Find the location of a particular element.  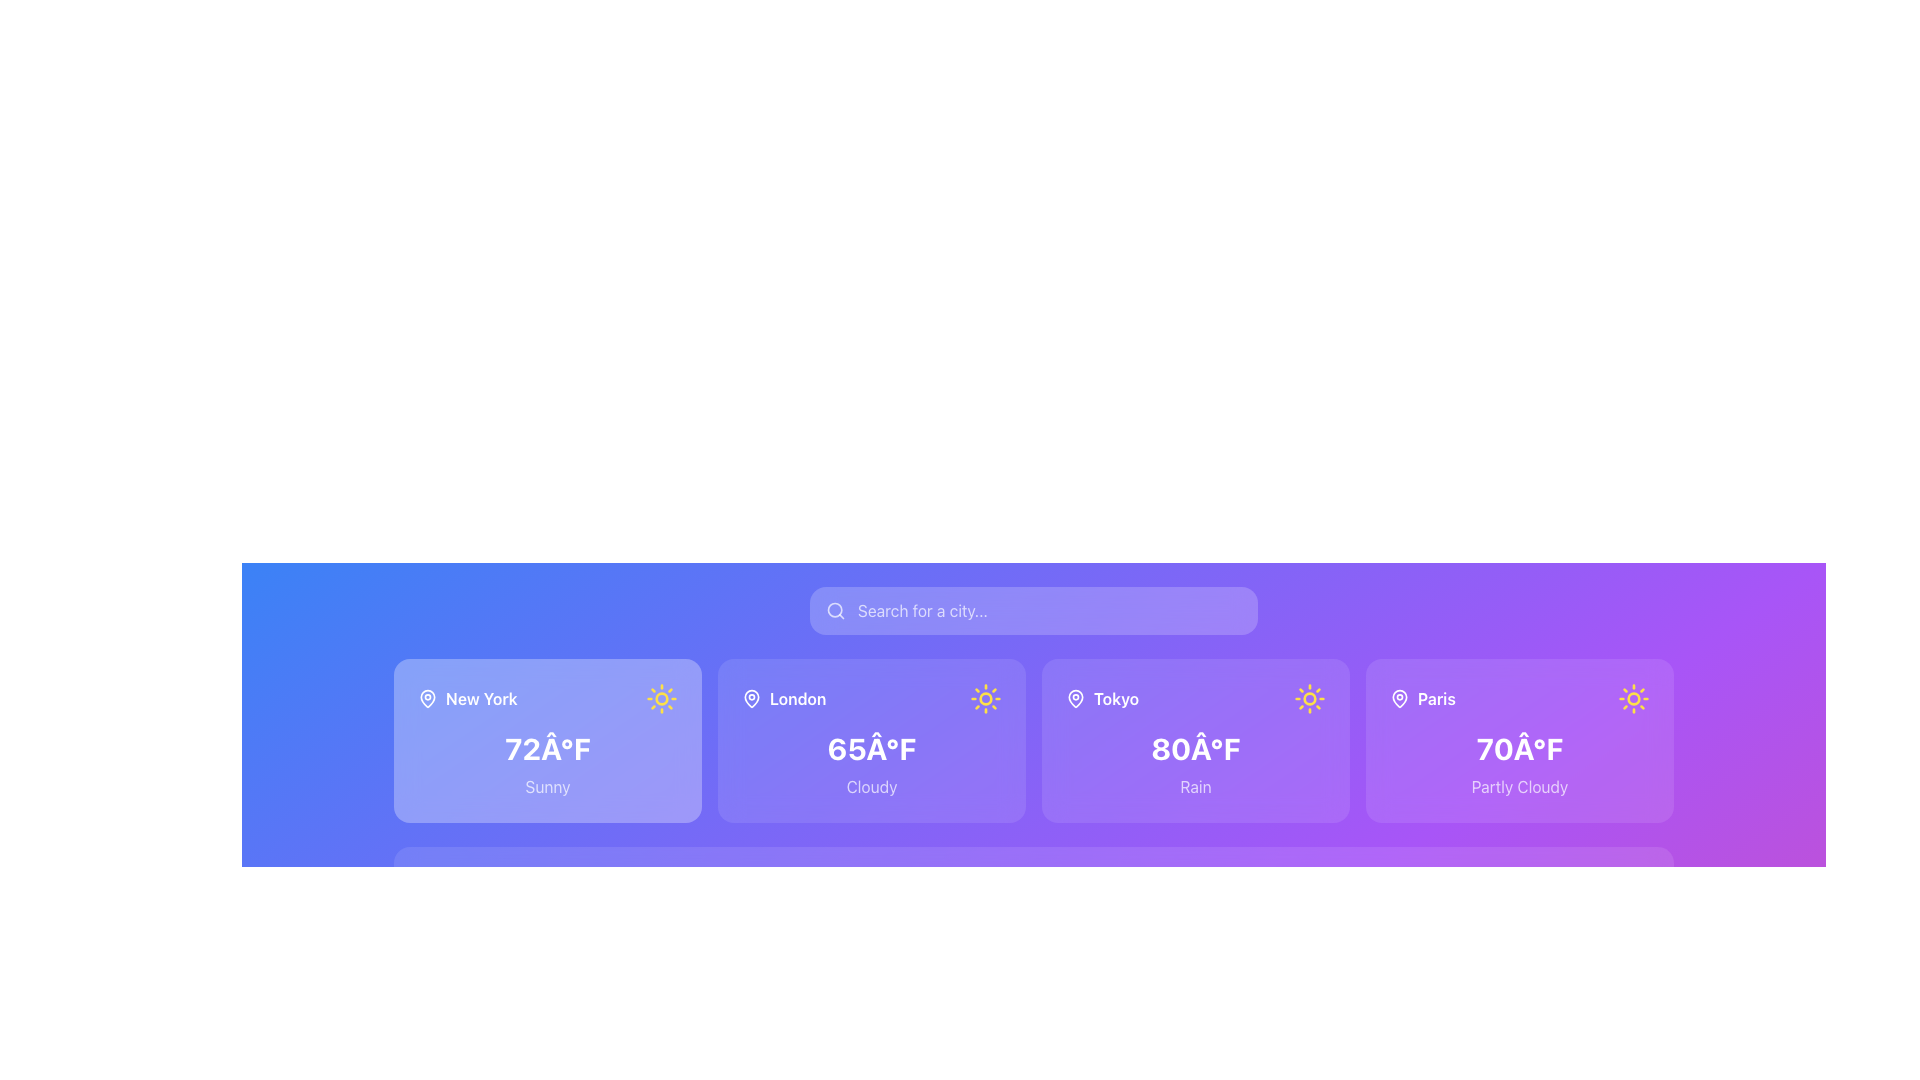

the map pin icon representing weather information for 'London', located to the left of the text 'London' in the second weather card is located at coordinates (751, 697).